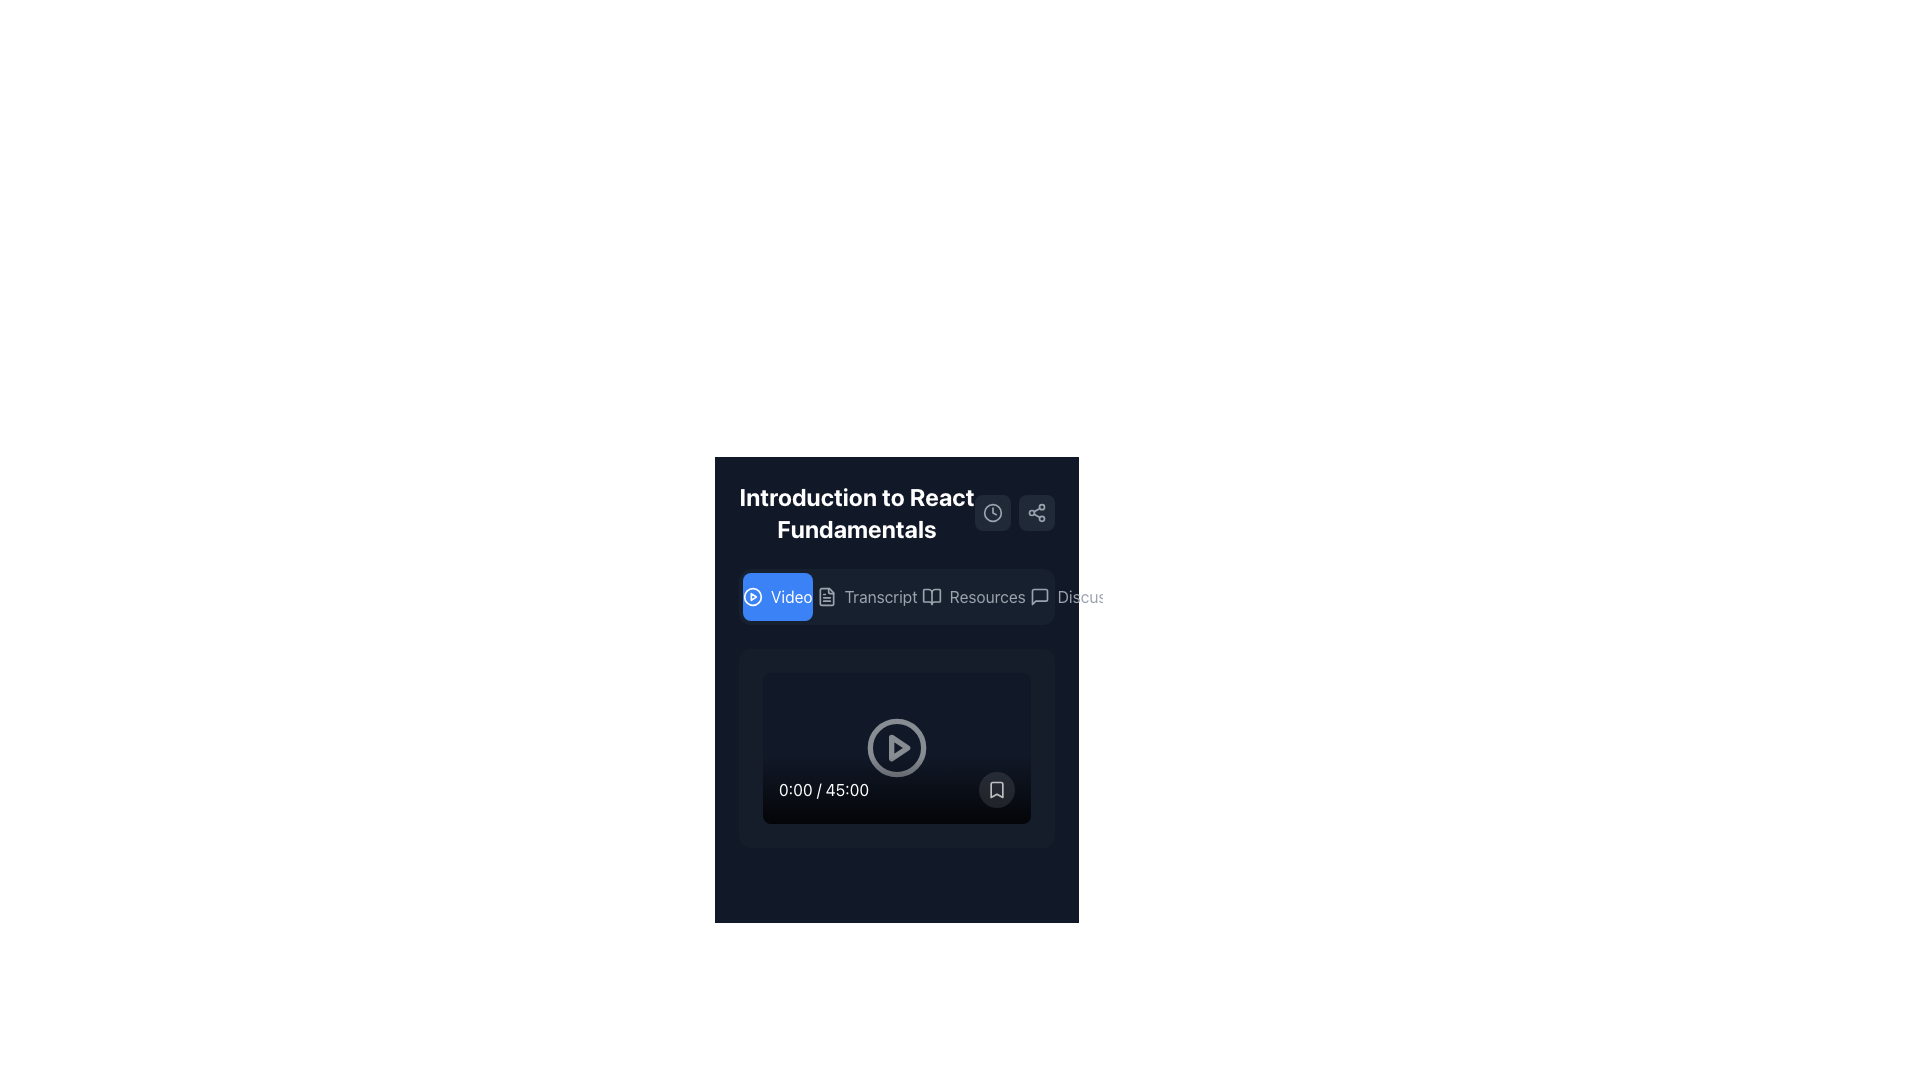  Describe the element at coordinates (1039, 596) in the screenshot. I see `the compact gray speech bubble icon located in the 'Discussion' menu bar, positioned to the far left of the 'Discussion' text component` at that location.